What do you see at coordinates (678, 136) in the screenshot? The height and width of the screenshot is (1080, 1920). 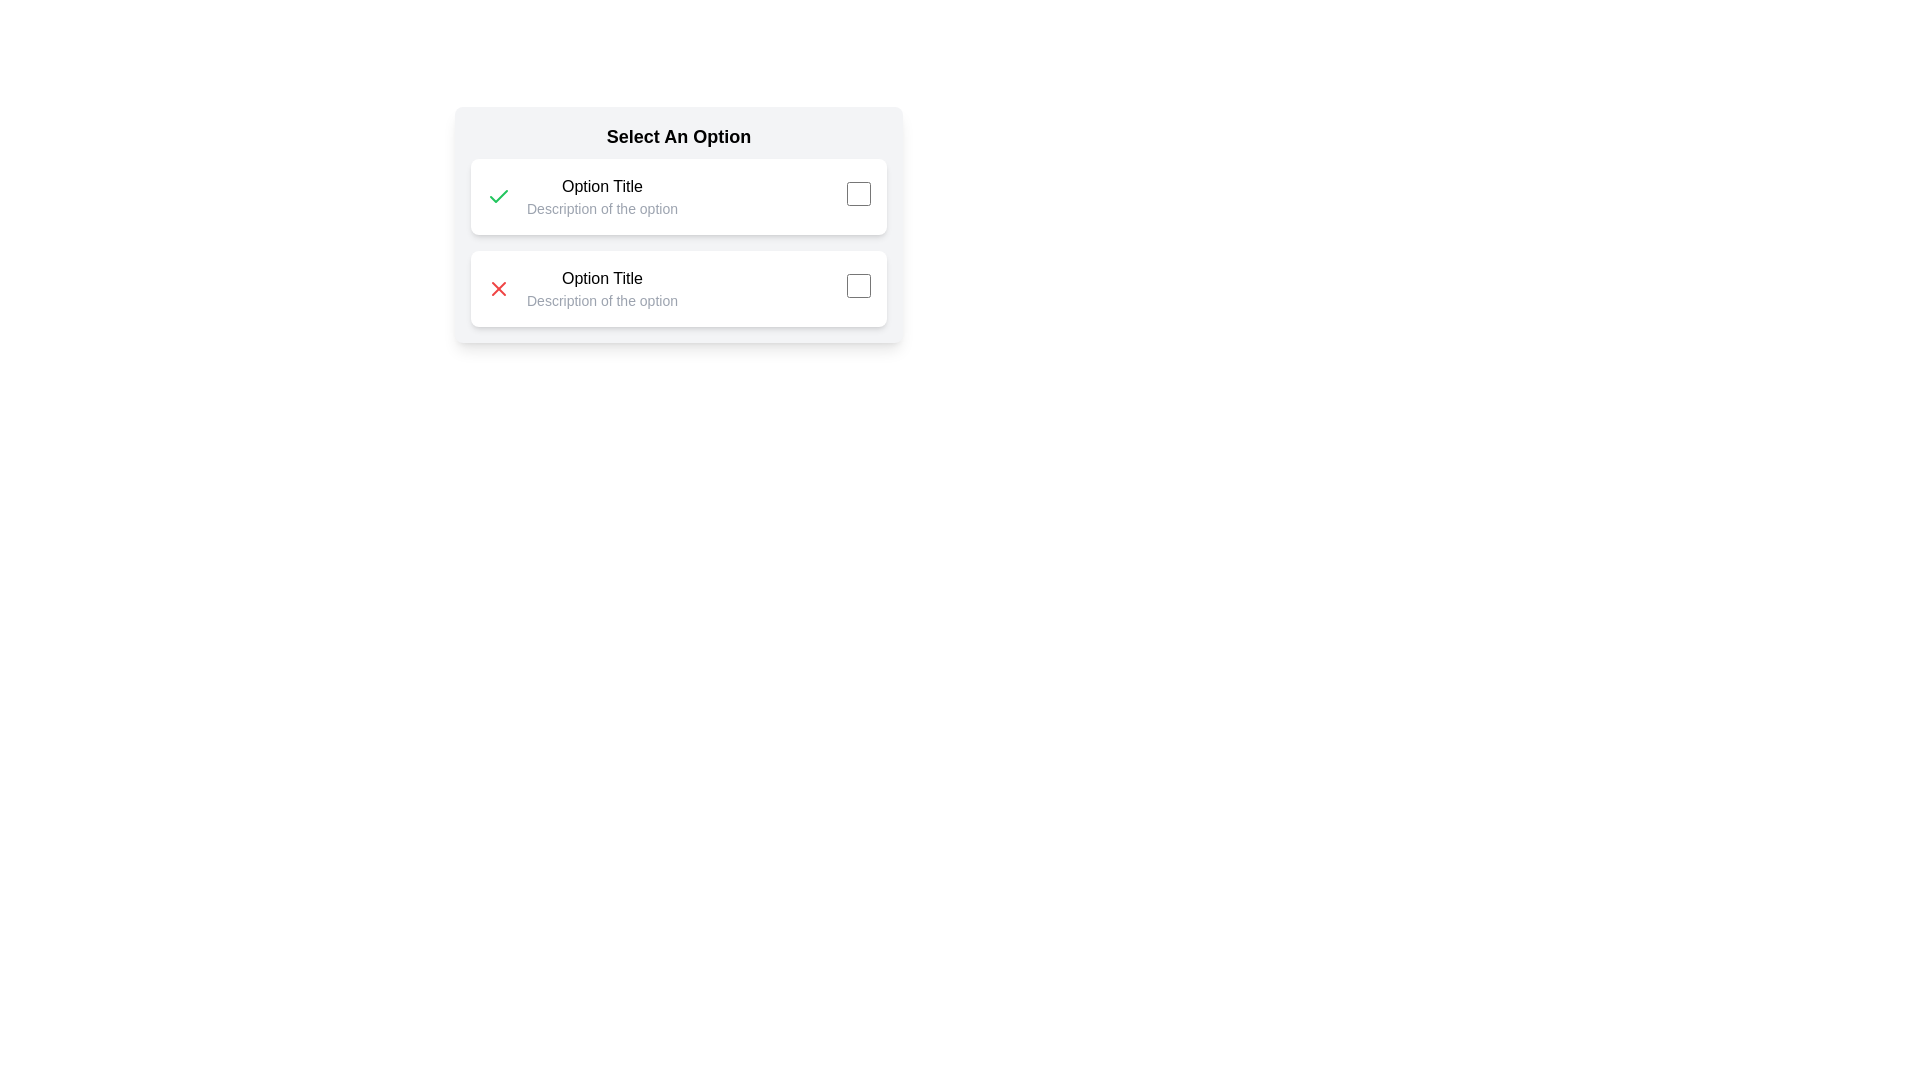 I see `the text label that says 'Select An Option', which is displayed in bold and larger font size, located at the top of the panel containing selectable items` at bounding box center [678, 136].